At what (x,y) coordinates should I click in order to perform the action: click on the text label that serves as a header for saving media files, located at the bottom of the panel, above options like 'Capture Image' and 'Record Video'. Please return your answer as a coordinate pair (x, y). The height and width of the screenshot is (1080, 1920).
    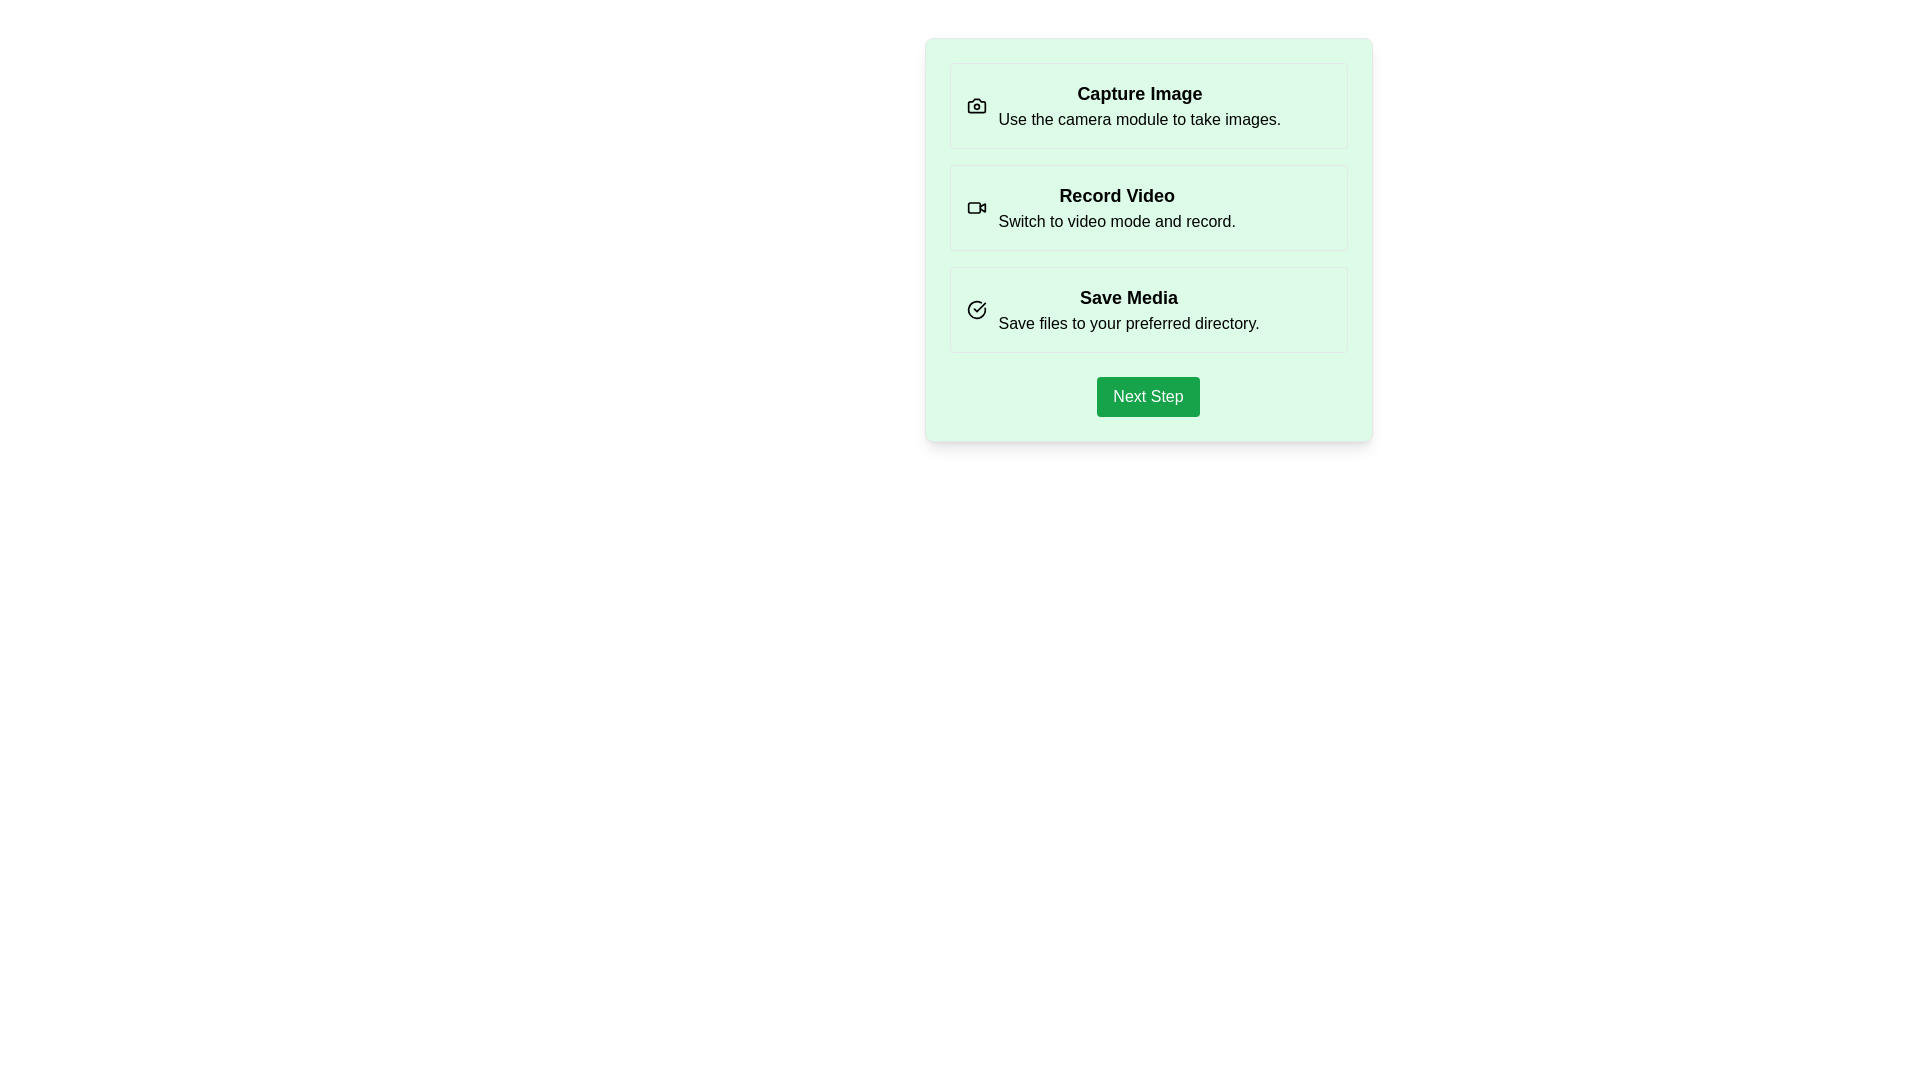
    Looking at the image, I should click on (1129, 297).